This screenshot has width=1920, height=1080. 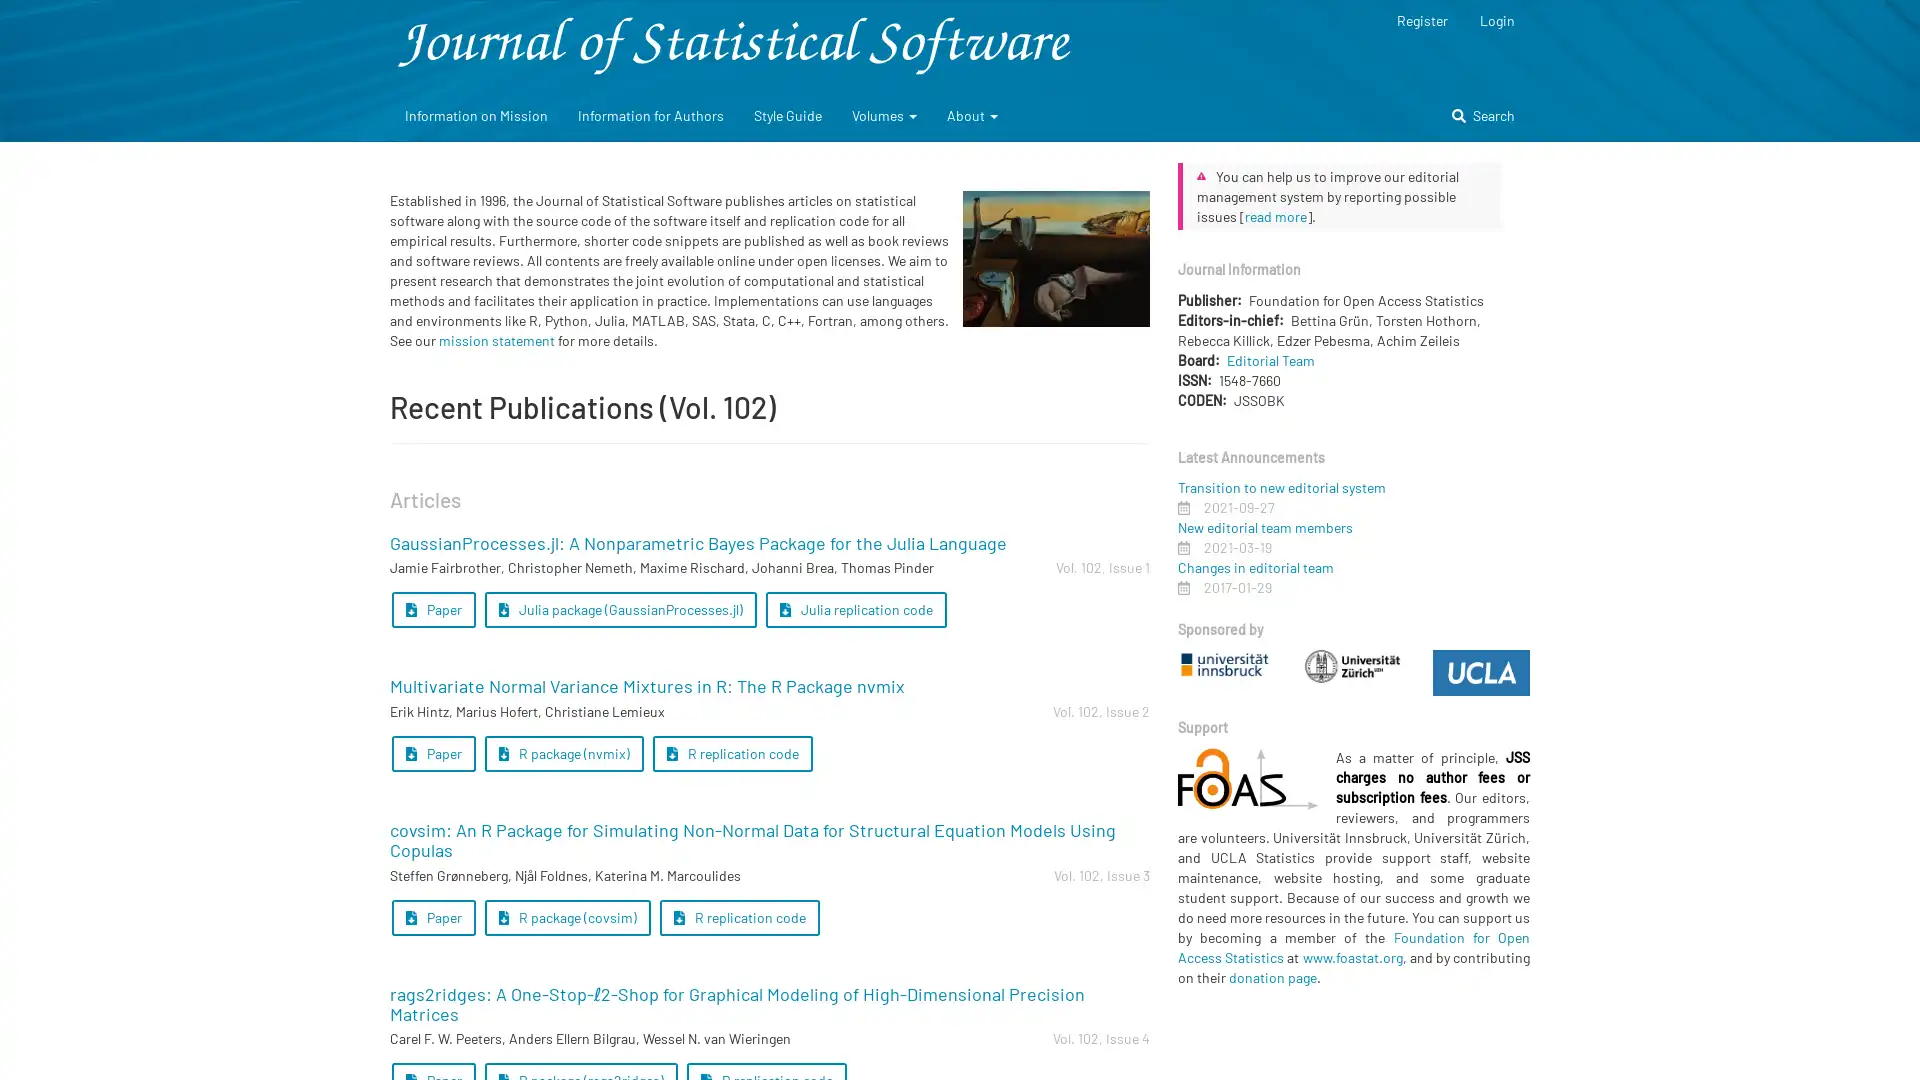 I want to click on Paper, so click(x=432, y=917).